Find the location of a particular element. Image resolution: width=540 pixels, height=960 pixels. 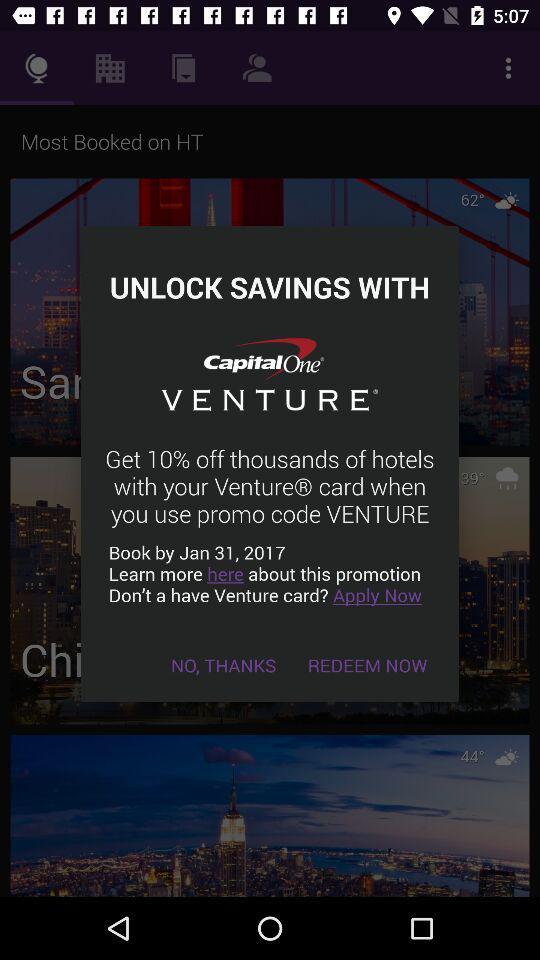

the no, thanks item is located at coordinates (222, 665).